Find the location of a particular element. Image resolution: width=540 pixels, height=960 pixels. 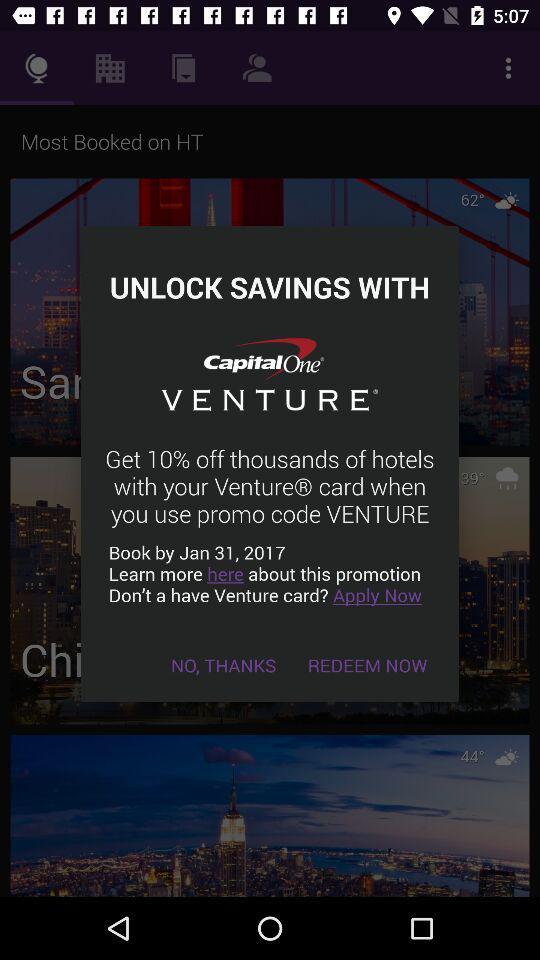

the no, thanks item is located at coordinates (222, 665).